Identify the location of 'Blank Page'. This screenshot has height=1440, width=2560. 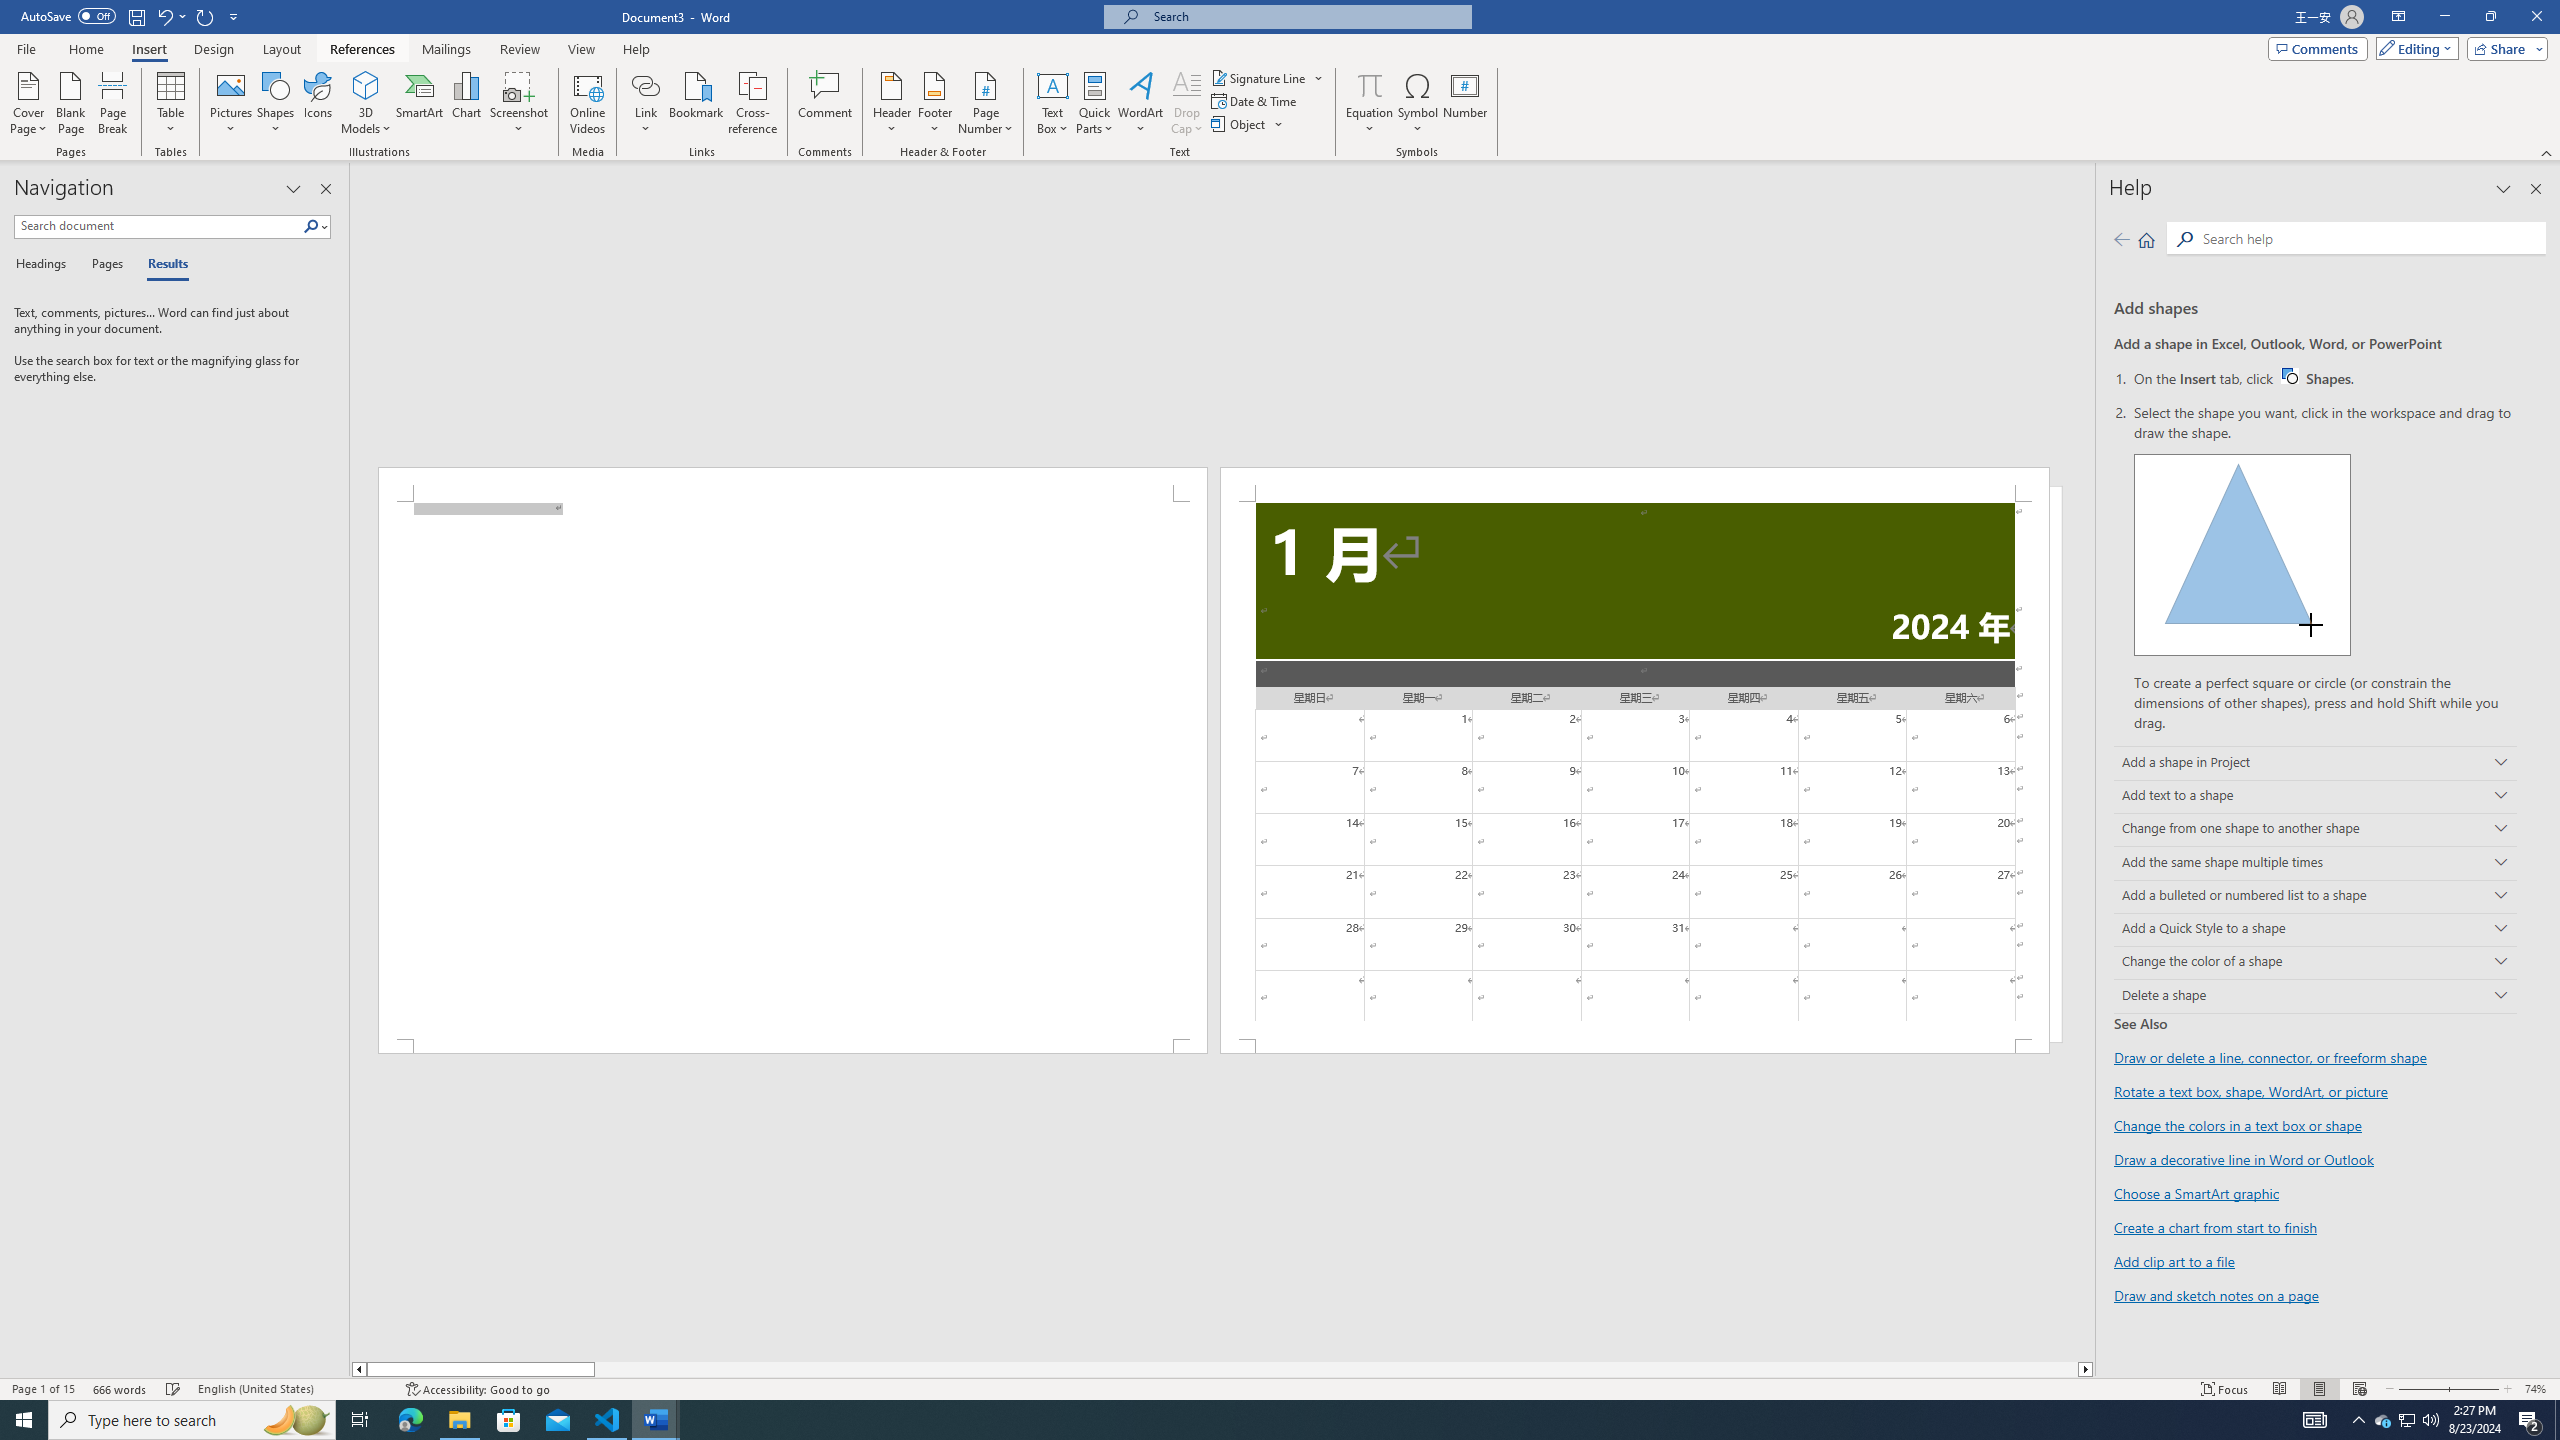
(70, 103).